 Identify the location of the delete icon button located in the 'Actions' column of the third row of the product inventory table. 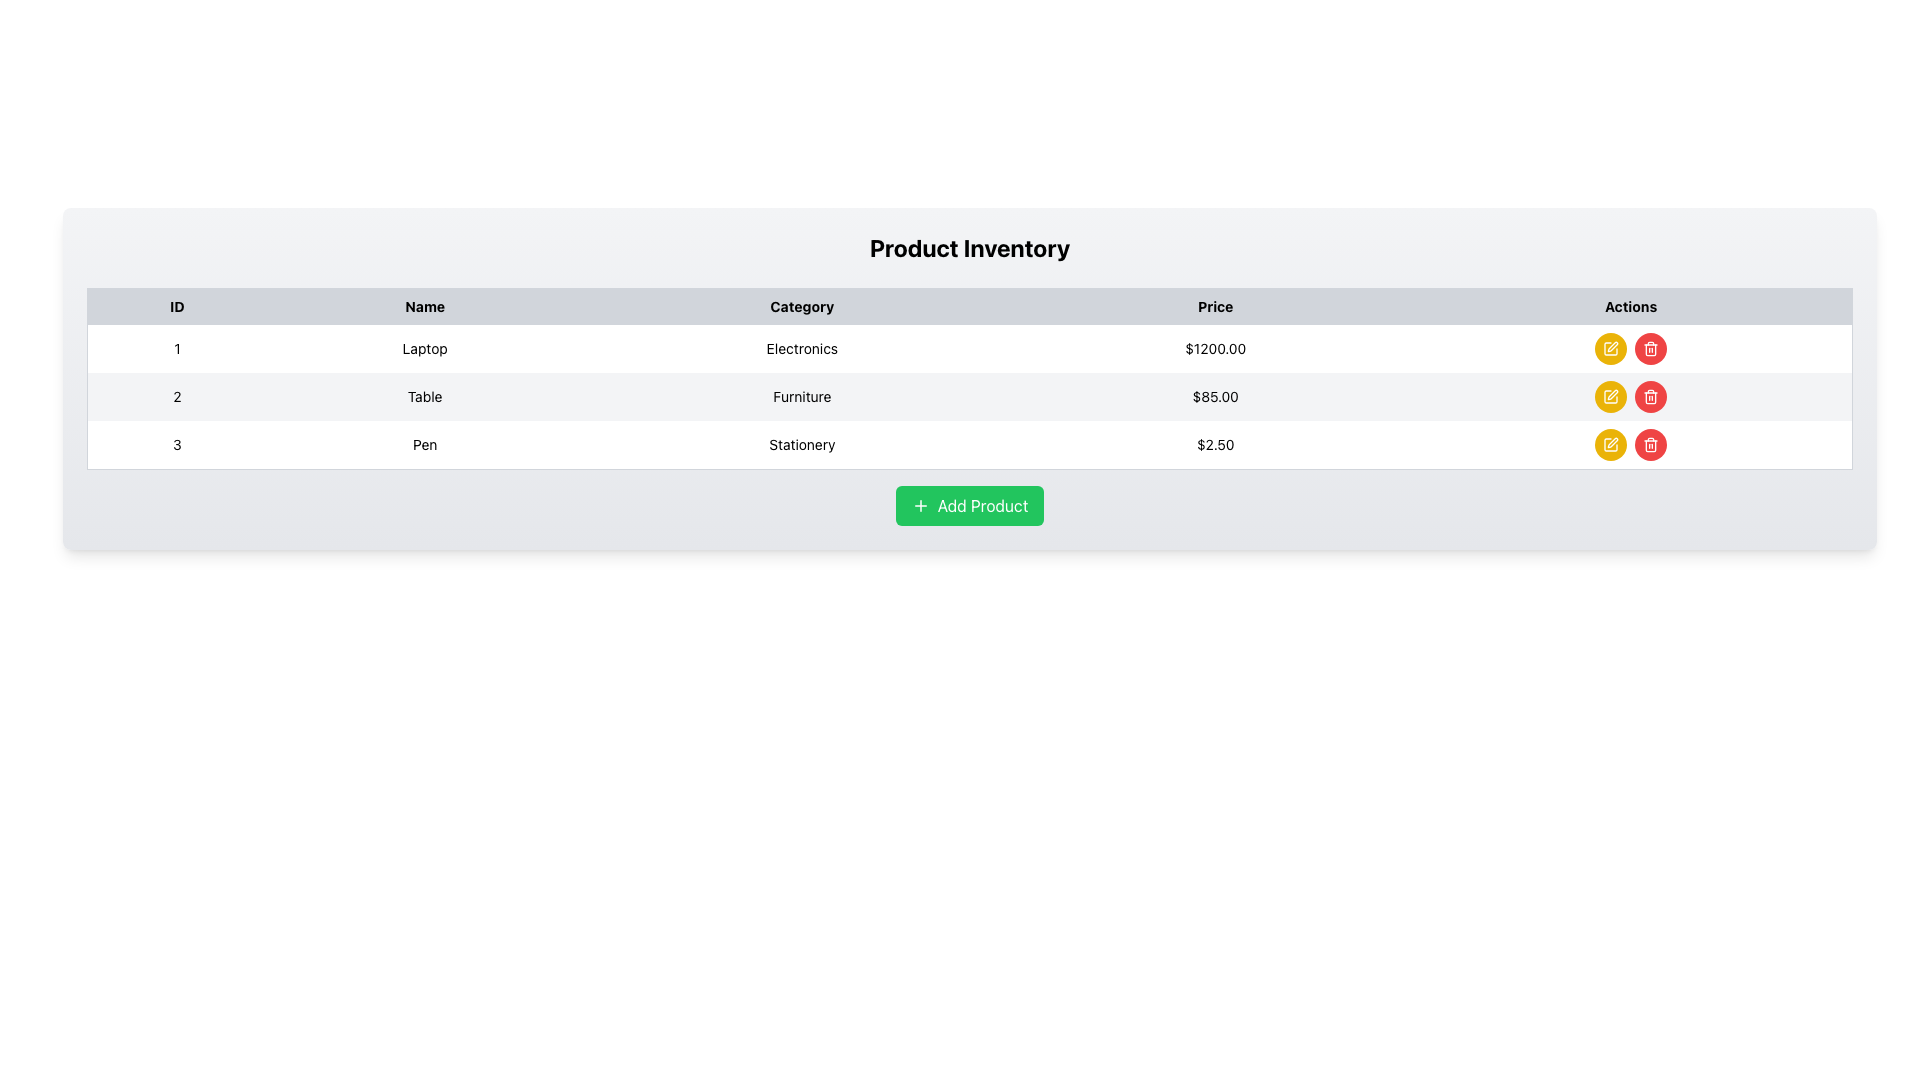
(1651, 443).